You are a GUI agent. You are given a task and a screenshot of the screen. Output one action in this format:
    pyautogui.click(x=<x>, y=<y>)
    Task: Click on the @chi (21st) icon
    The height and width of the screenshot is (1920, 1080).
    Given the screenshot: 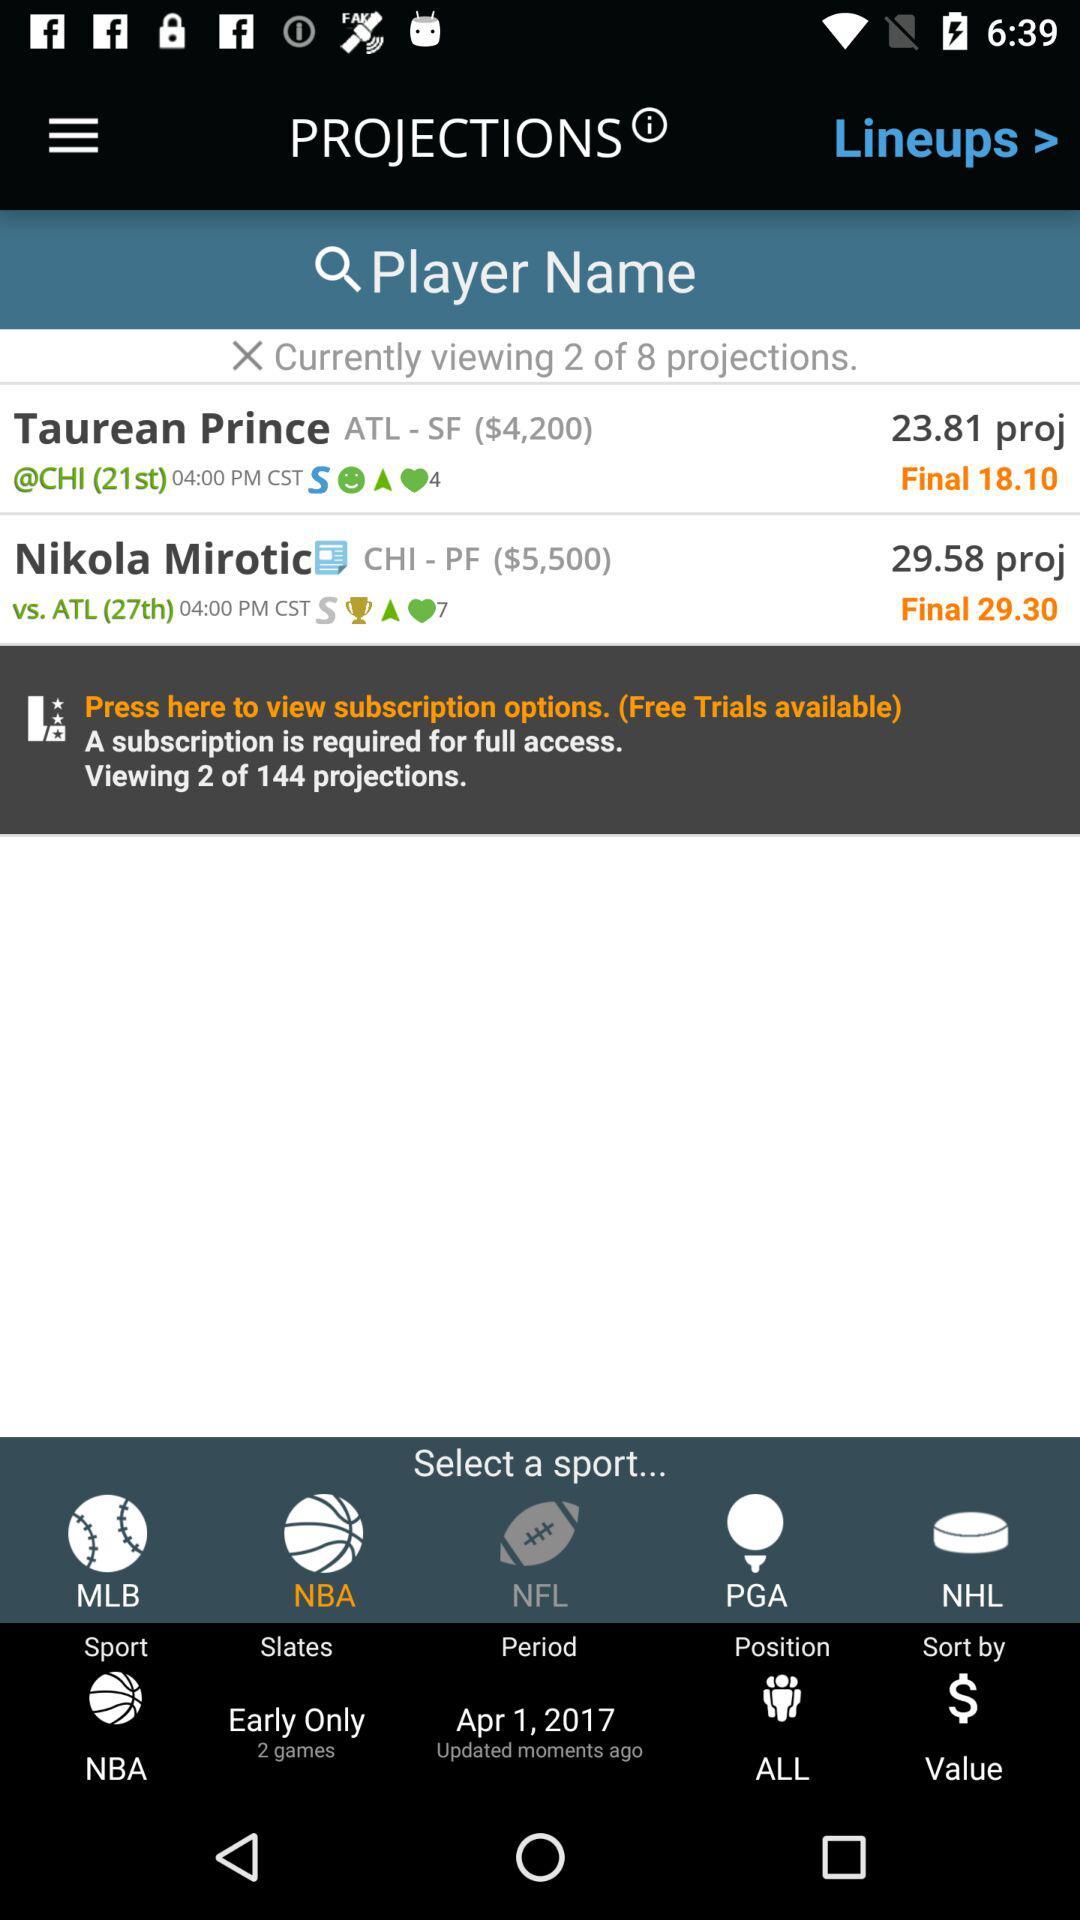 What is the action you would take?
    pyautogui.click(x=88, y=475)
    